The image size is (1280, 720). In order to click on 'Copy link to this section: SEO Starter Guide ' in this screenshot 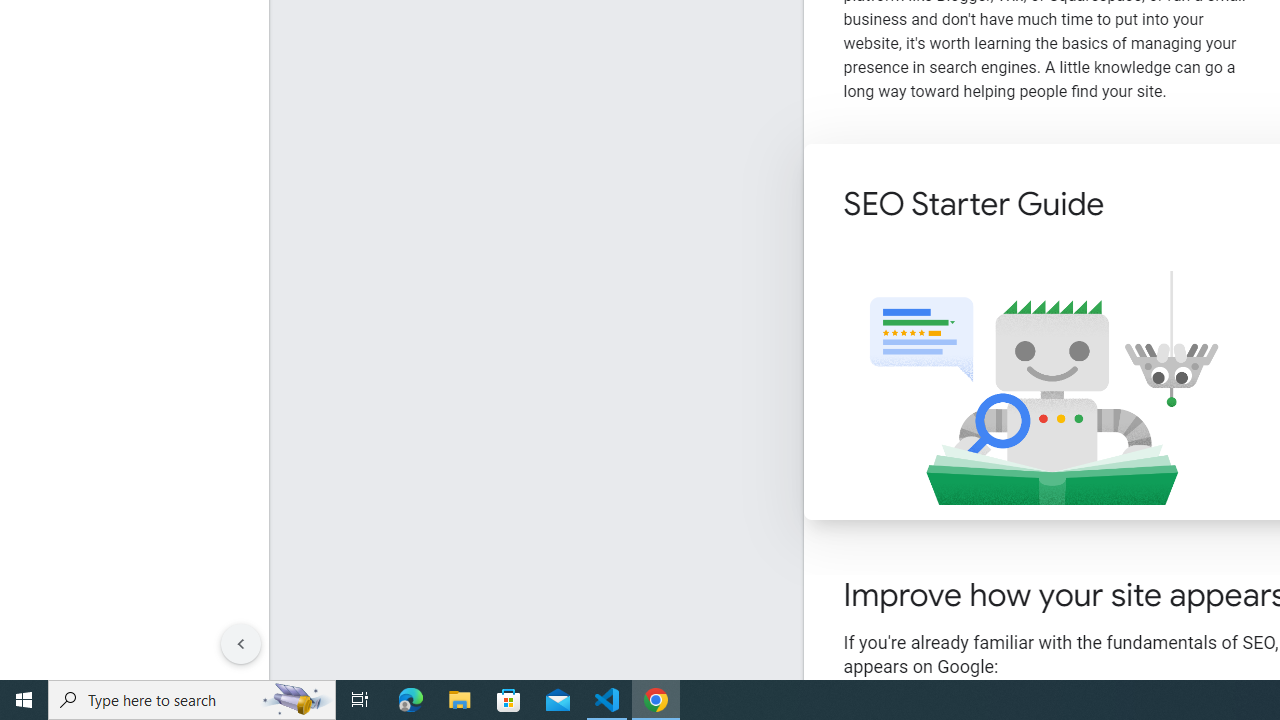, I will do `click(1131, 206)`.